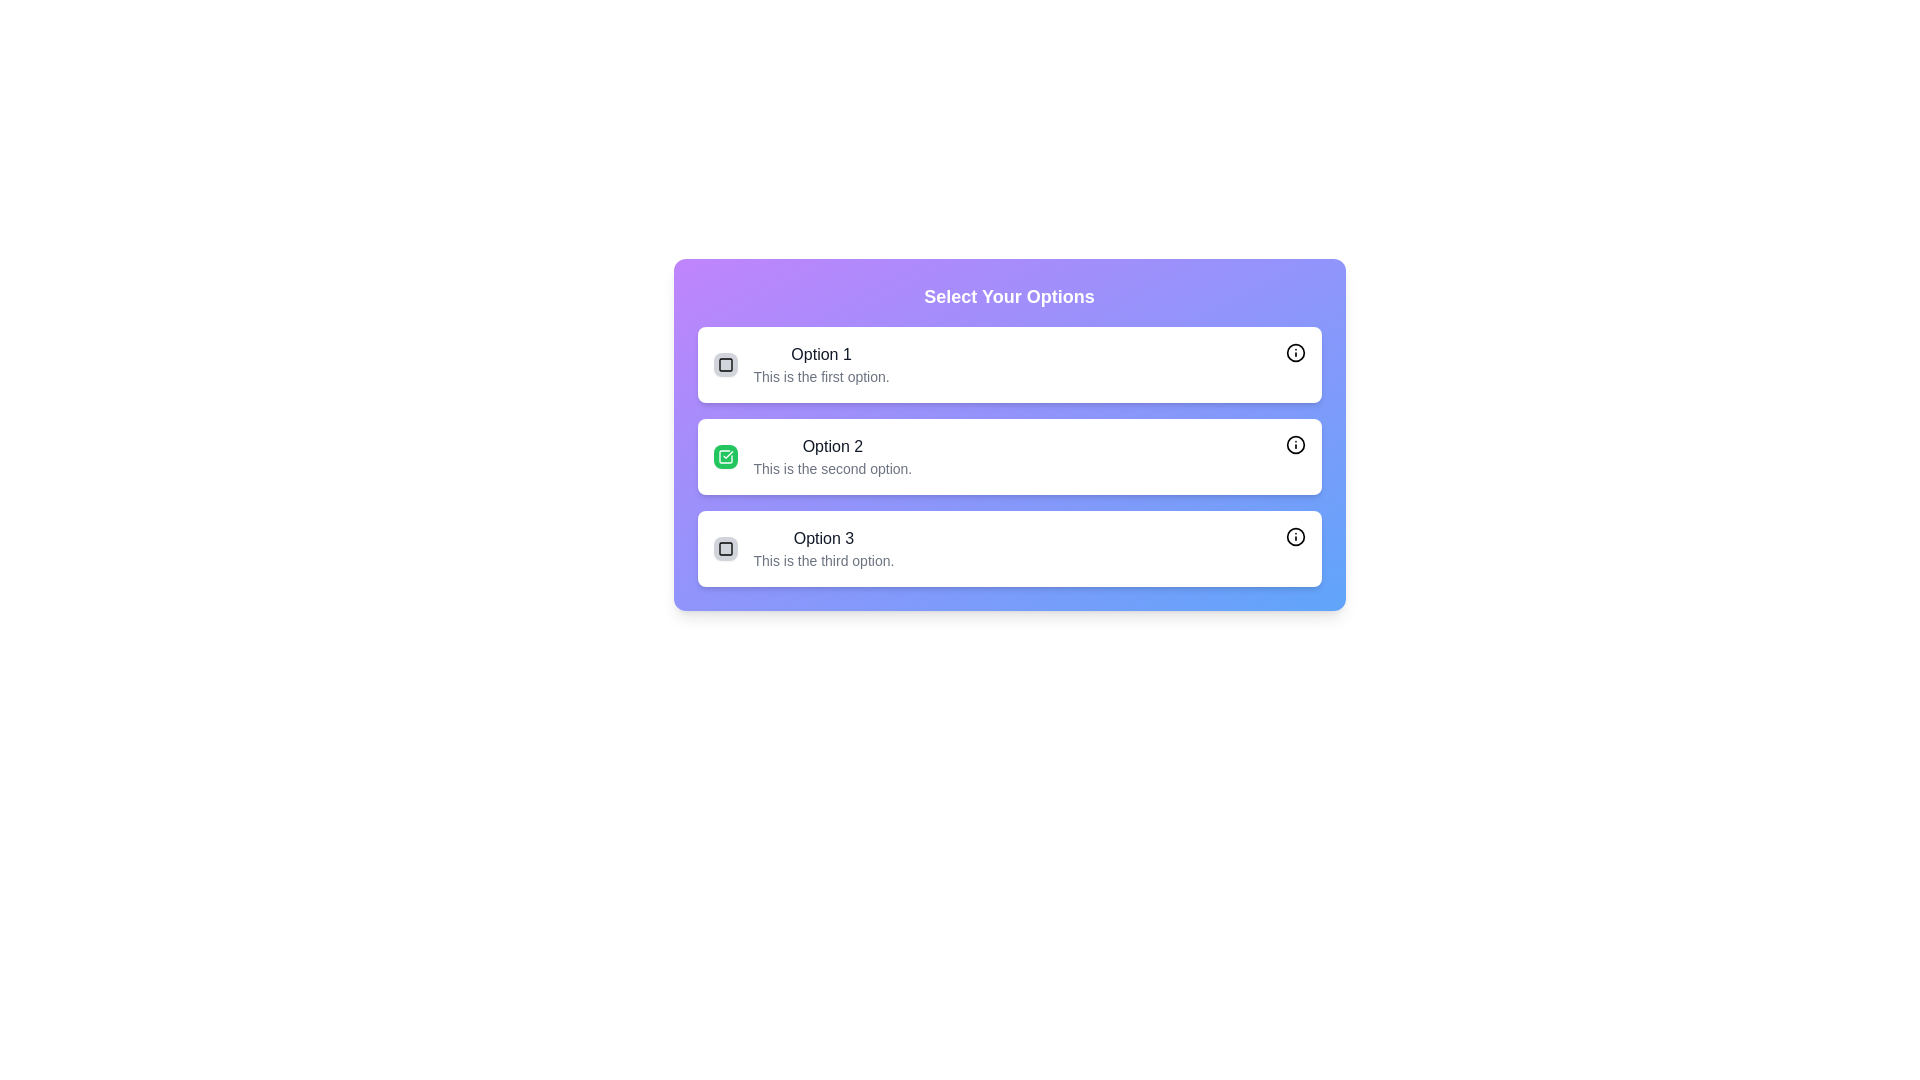 Image resolution: width=1920 pixels, height=1080 pixels. I want to click on the descriptive text that says 'This is the third option.' located below the 'Option 3' title within the 'Select Your Options' section, so click(823, 560).